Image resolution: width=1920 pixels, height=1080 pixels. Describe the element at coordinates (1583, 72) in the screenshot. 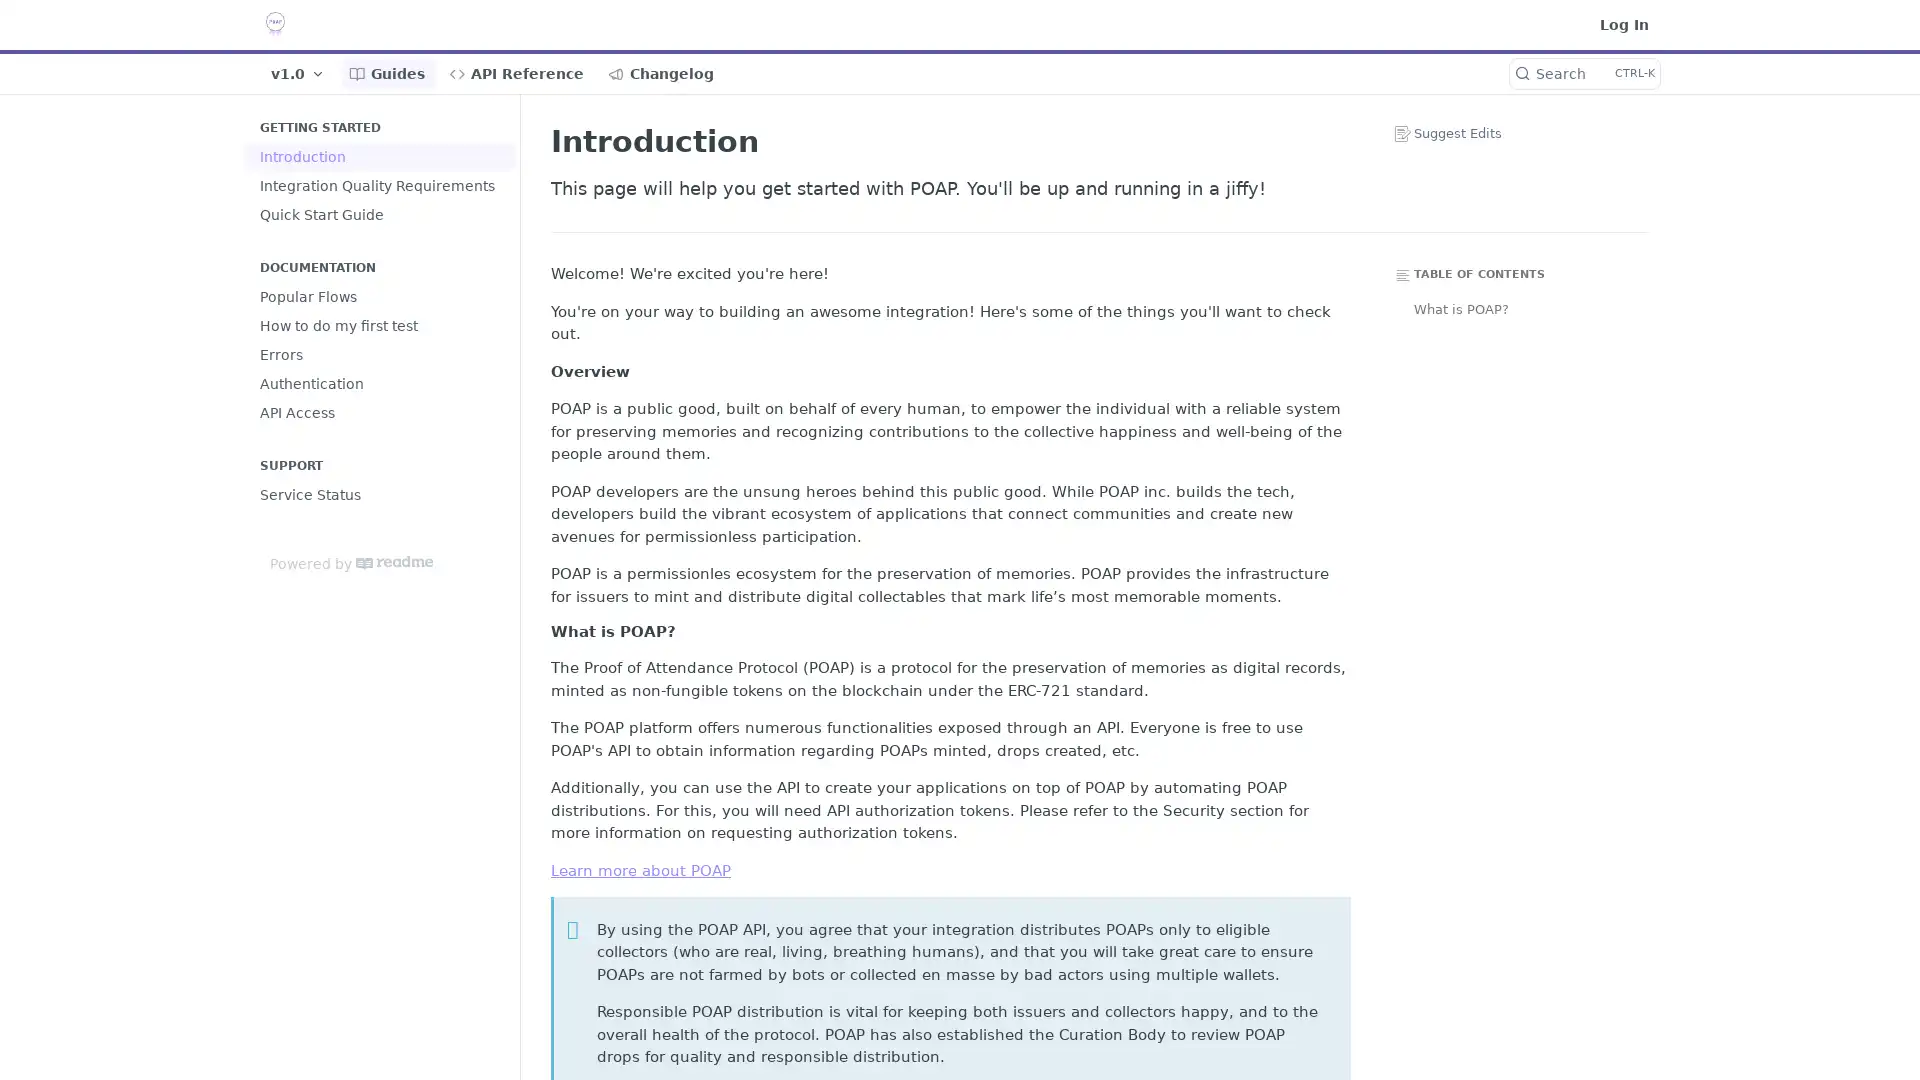

I see `Search` at that location.